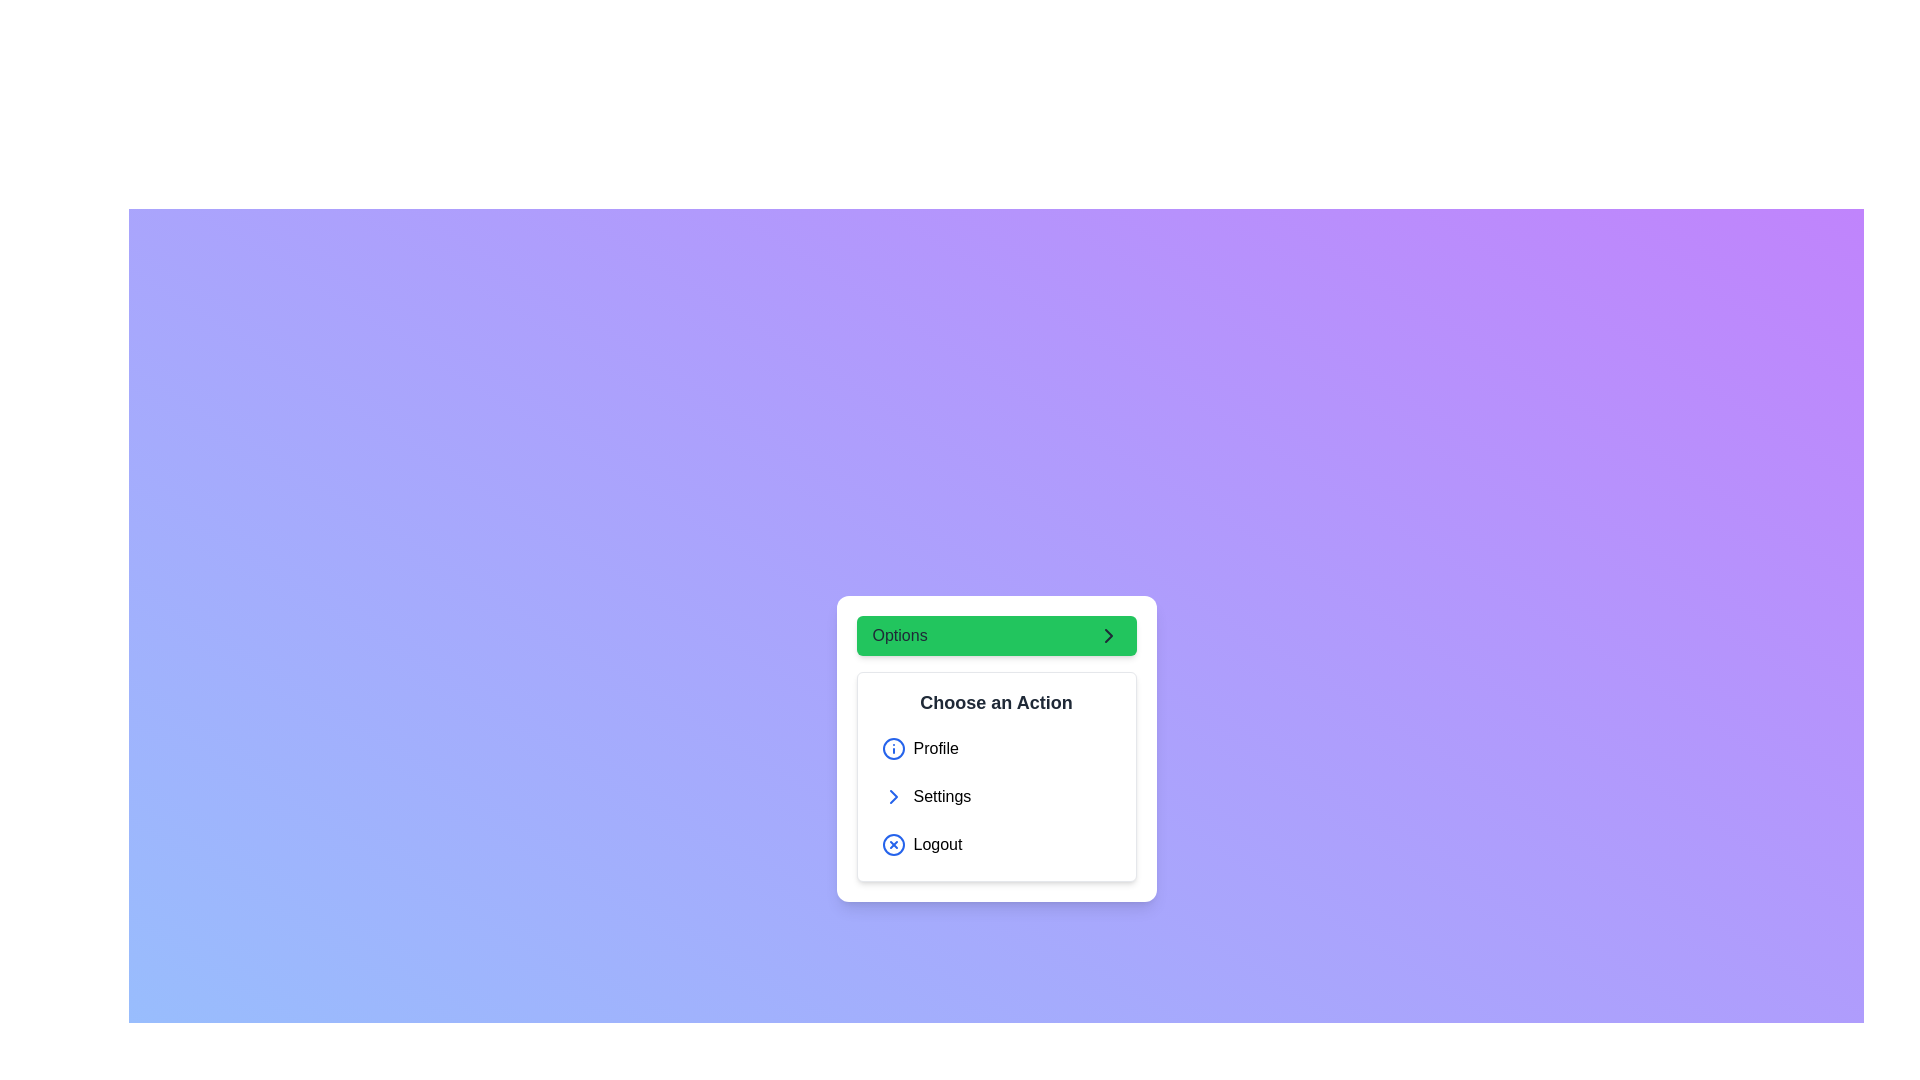 Image resolution: width=1920 pixels, height=1080 pixels. I want to click on the right-facing chevron arrow icon, which is a small black vector graphic located at the far-right side of the green 'Options' button in the top section of the modal dialog, so click(1107, 636).